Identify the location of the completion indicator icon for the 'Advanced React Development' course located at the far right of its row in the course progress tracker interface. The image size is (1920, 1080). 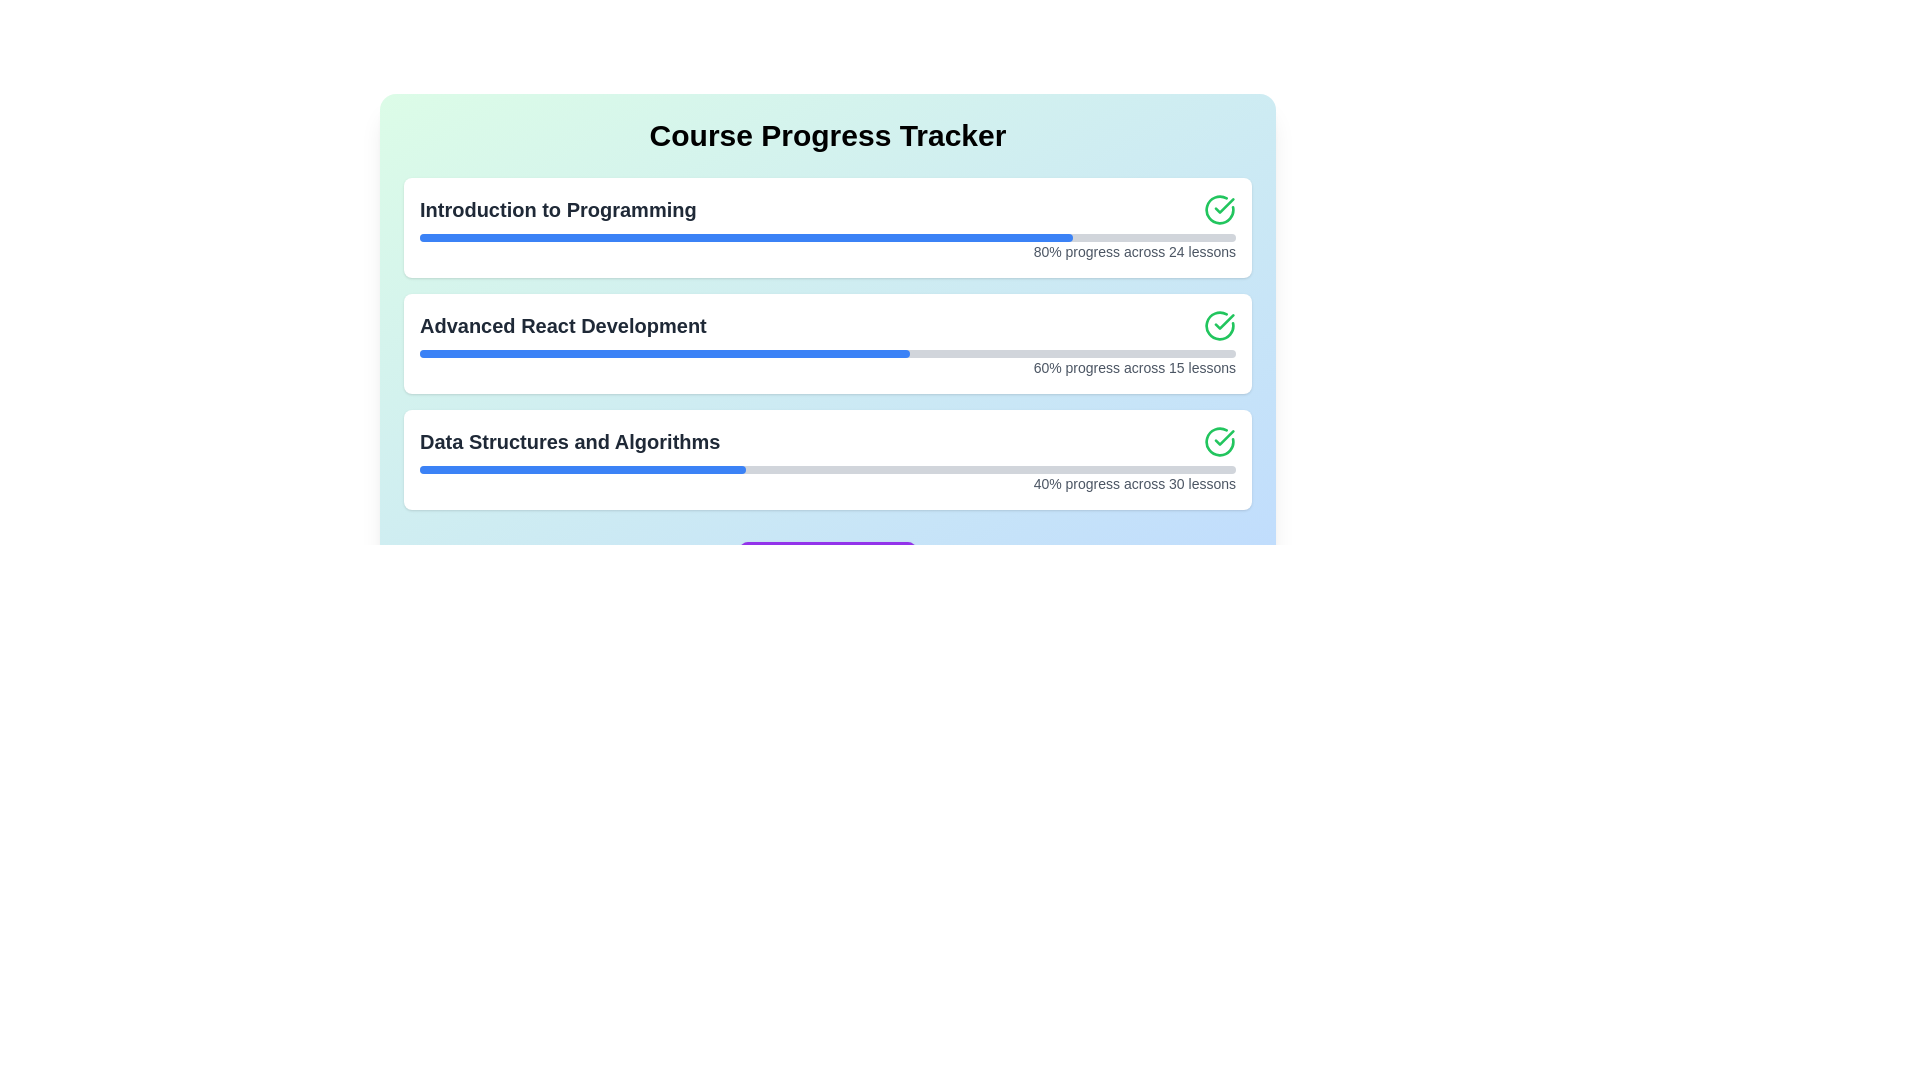
(1218, 325).